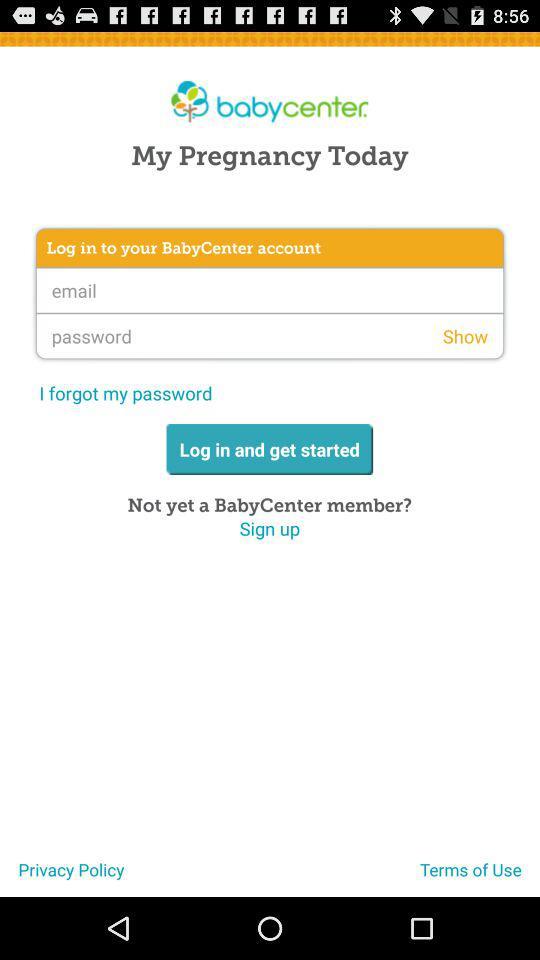 This screenshot has width=540, height=960. What do you see at coordinates (62, 876) in the screenshot?
I see `icon below the sign up icon` at bounding box center [62, 876].